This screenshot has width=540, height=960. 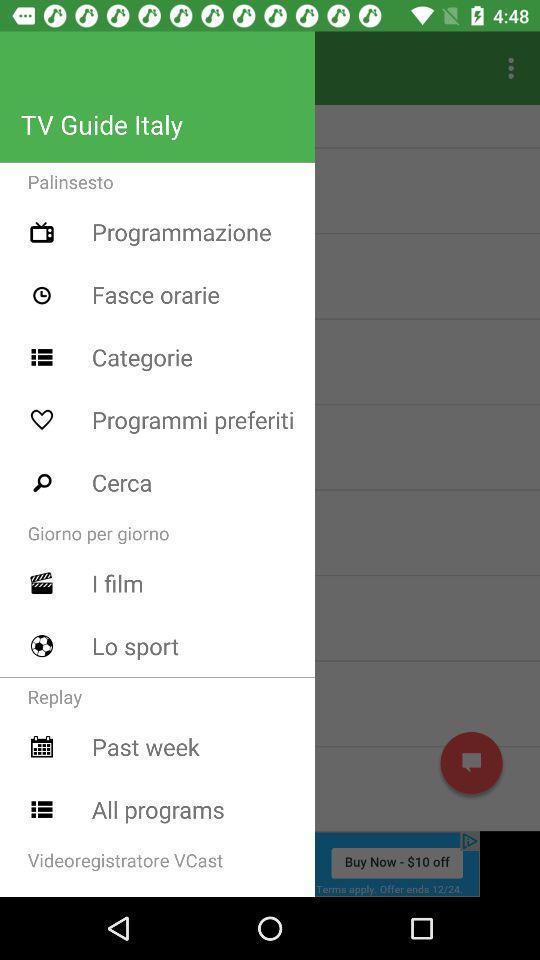 I want to click on message symbol, so click(x=472, y=762).